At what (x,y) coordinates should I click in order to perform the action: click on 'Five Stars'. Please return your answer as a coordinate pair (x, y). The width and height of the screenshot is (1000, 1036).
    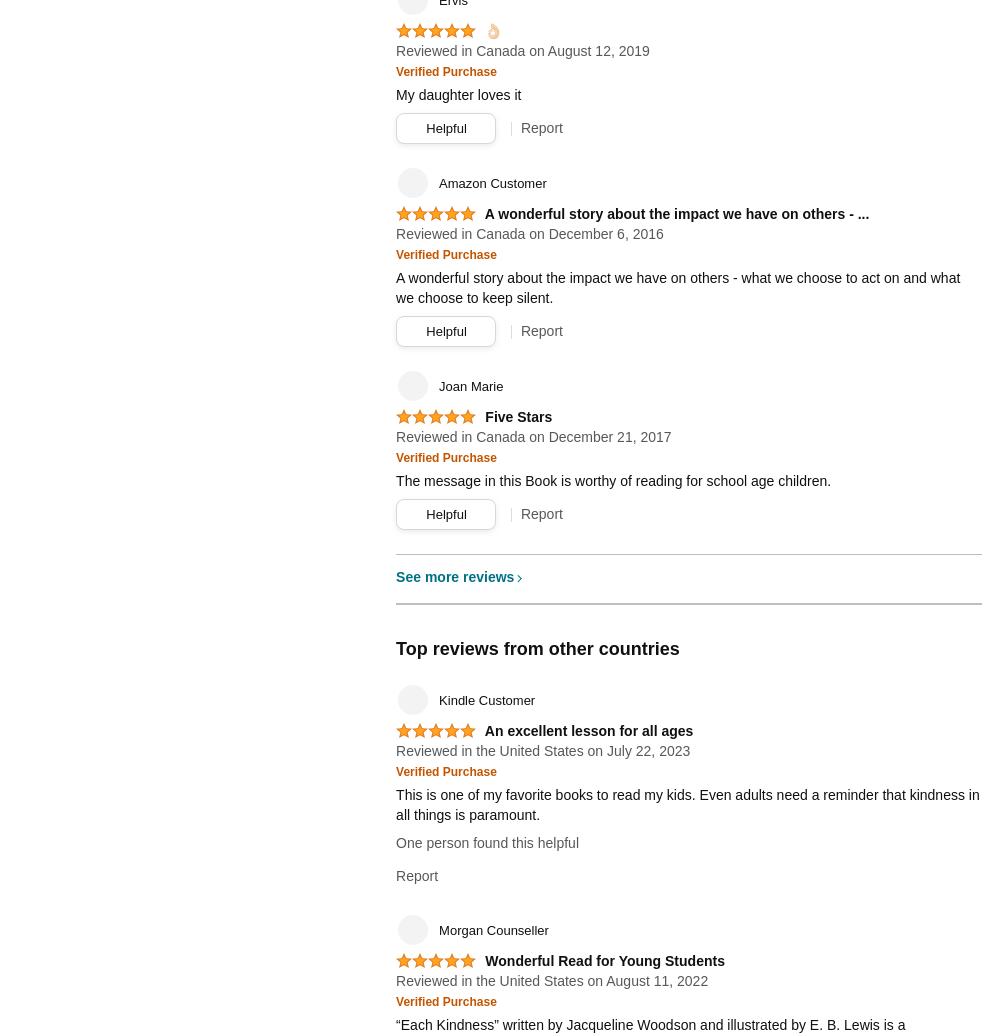
    Looking at the image, I should click on (518, 416).